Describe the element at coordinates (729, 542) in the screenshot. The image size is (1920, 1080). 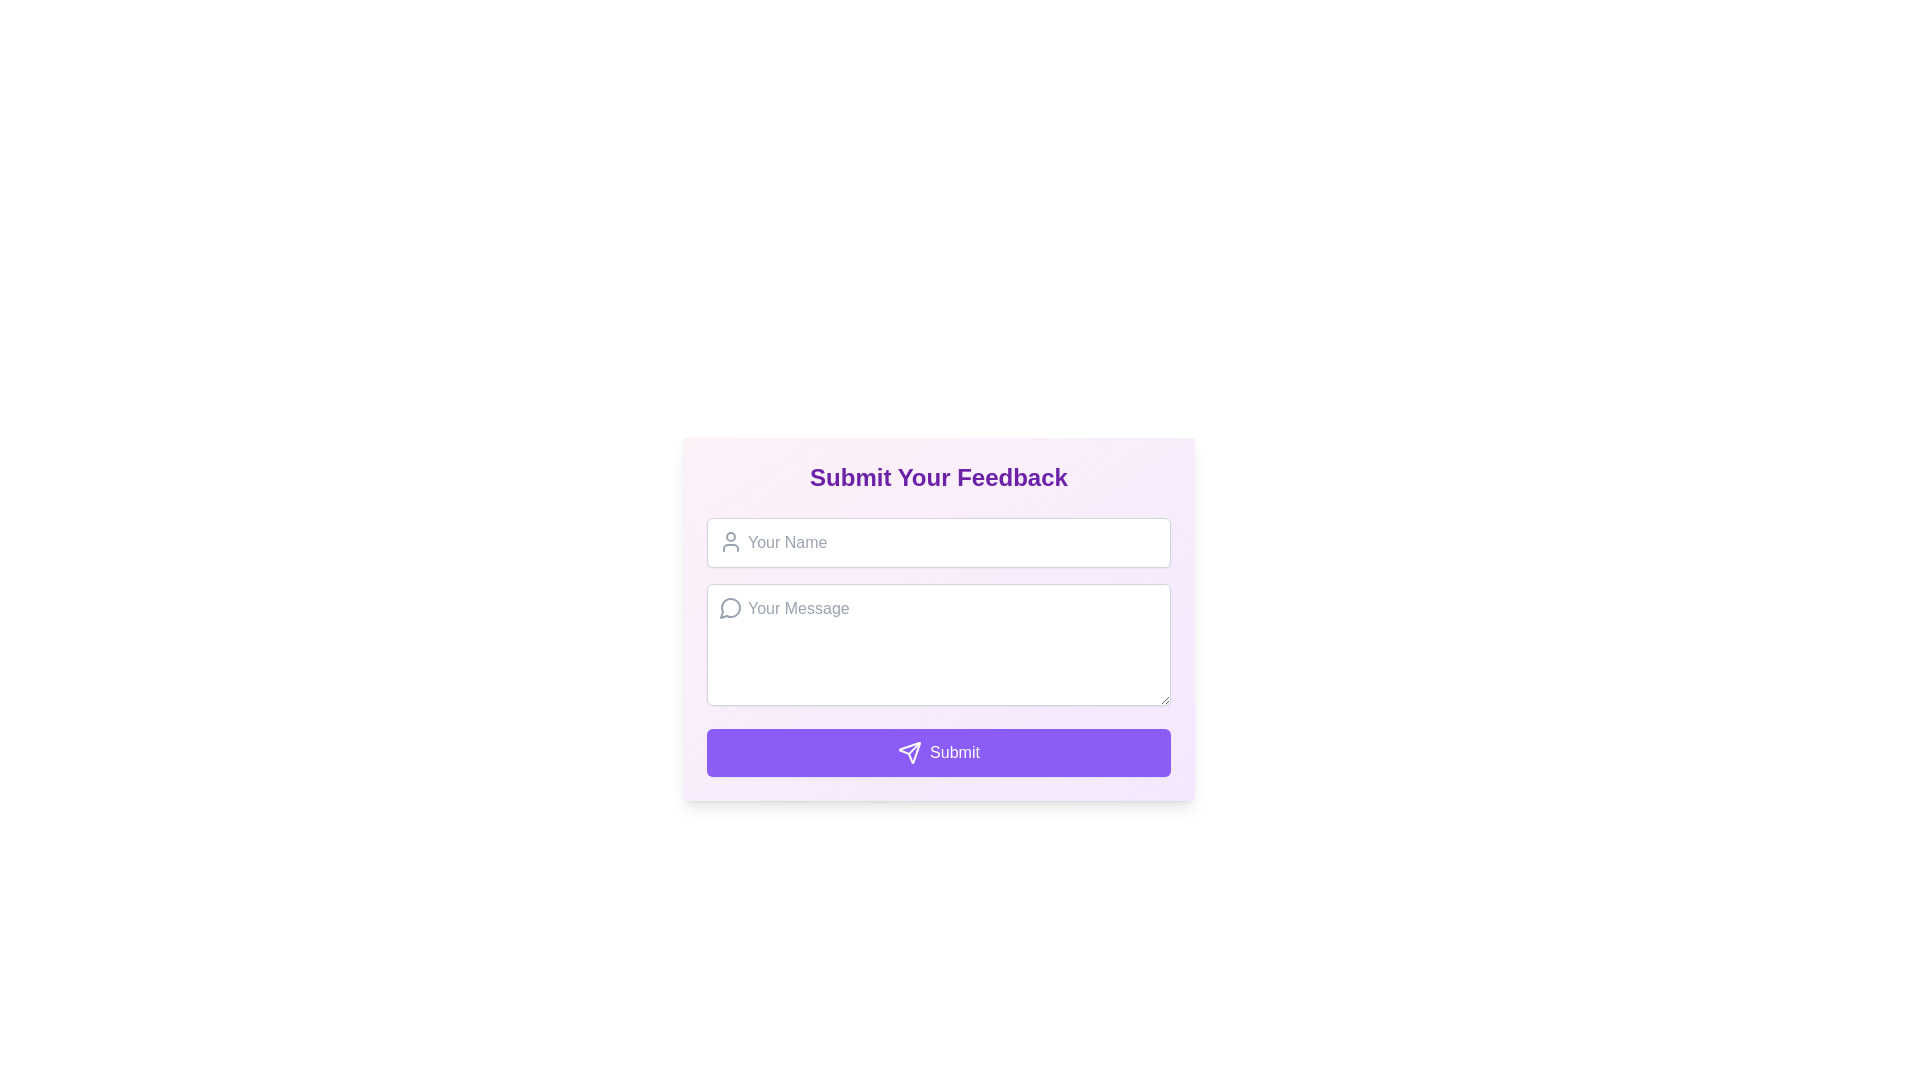
I see `the Decorative icon that visually aligns with the 'Your Name' input field, located on the left side of the input field` at that location.